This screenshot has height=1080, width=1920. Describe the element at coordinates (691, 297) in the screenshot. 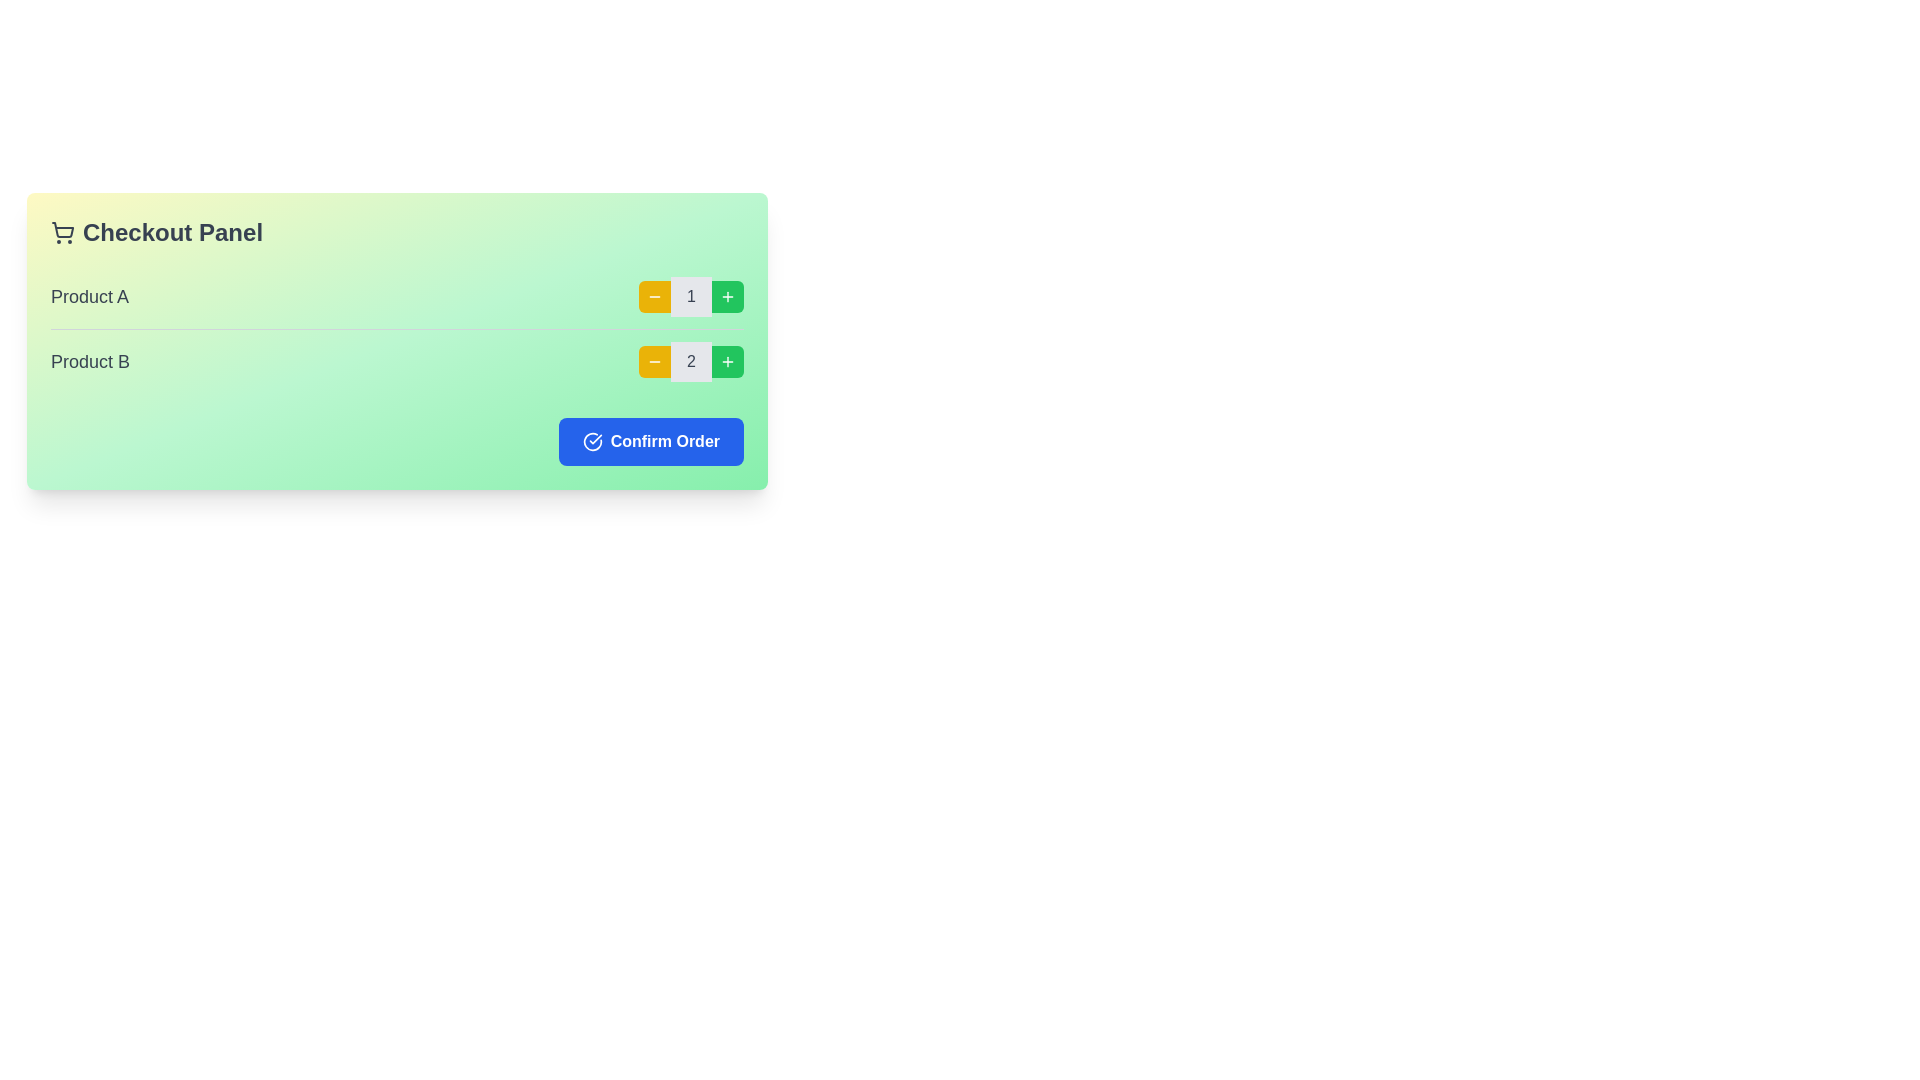

I see `the static display element showing the current quantity of 'Product A' located in the second column of the first row` at that location.